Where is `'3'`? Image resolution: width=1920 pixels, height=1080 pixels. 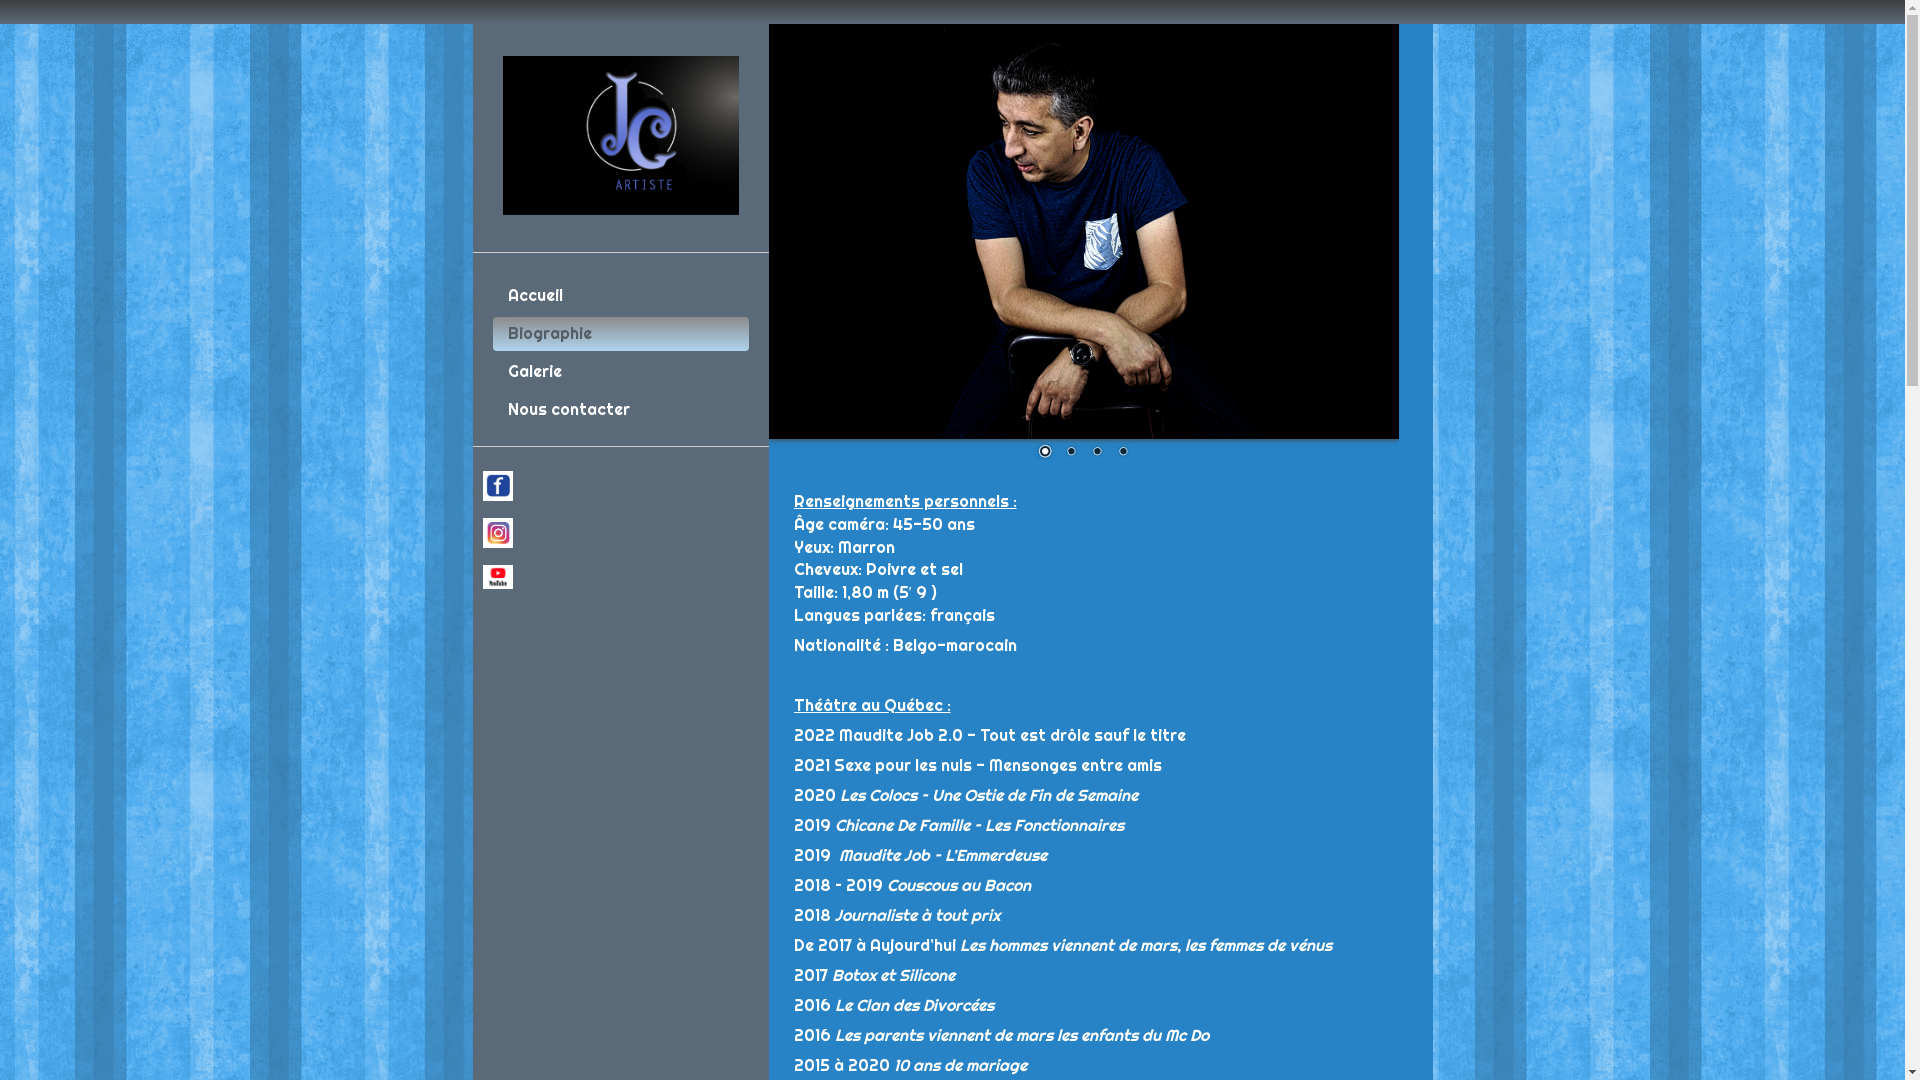 '3' is located at coordinates (1096, 452).